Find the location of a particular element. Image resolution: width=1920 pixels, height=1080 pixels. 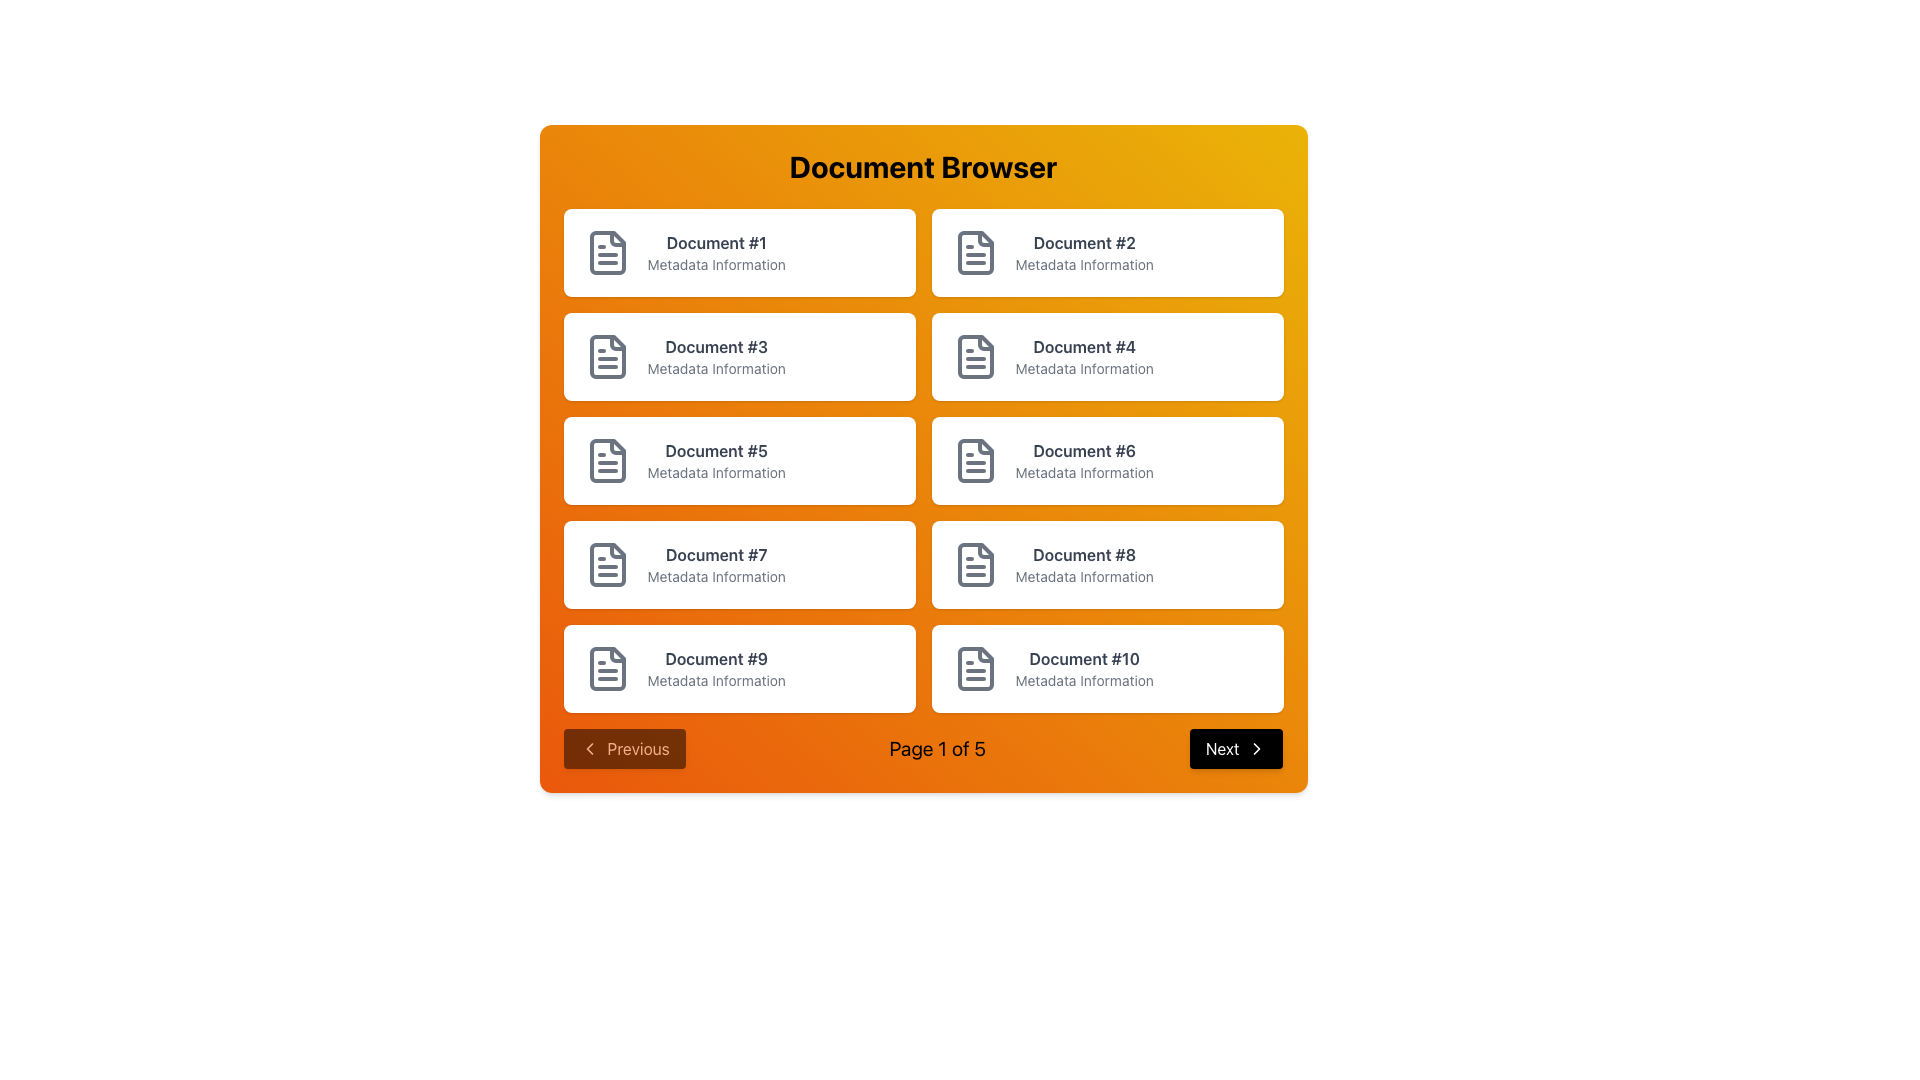

the document summary card located in the first row and second column of the grid layout, which provides a visual summary of the document including its title and metadata is located at coordinates (1106, 252).